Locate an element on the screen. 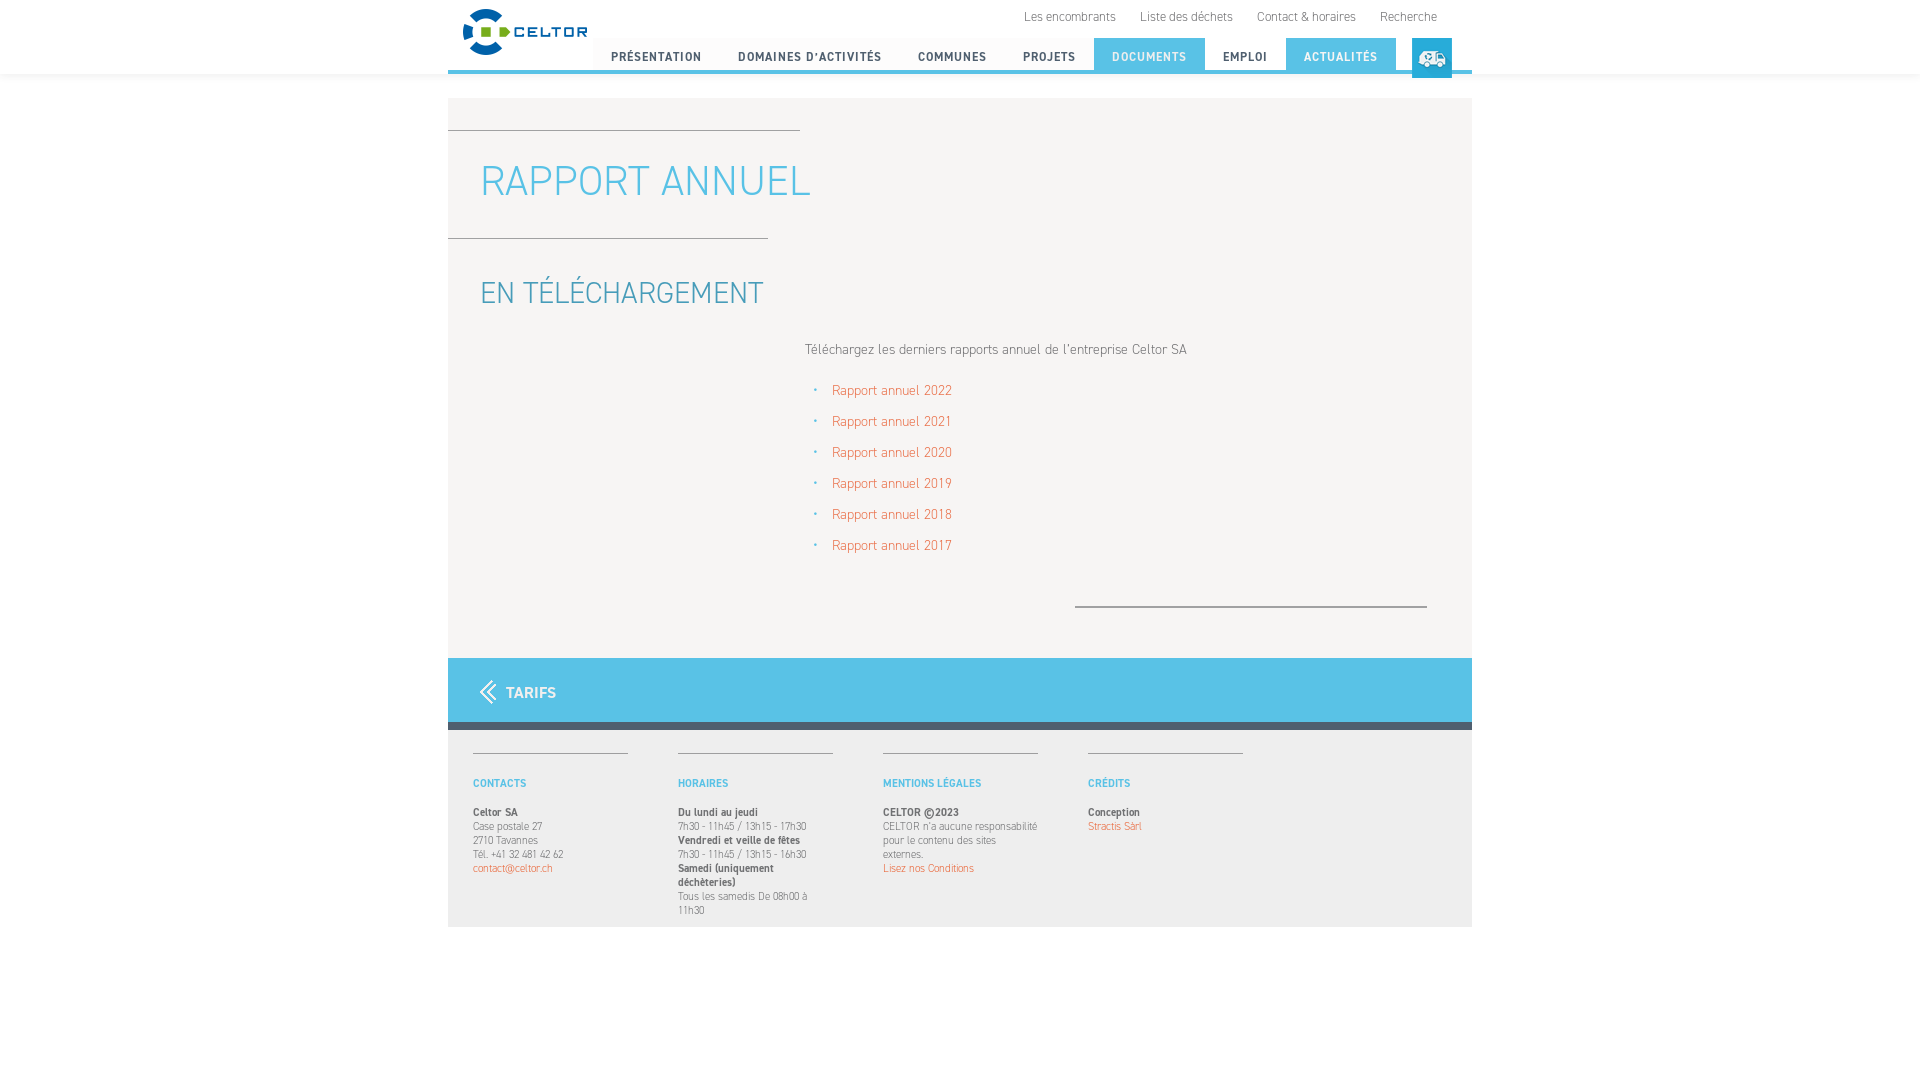 This screenshot has height=1080, width=1920. 'Rapport annuel 2019' is located at coordinates (891, 483).